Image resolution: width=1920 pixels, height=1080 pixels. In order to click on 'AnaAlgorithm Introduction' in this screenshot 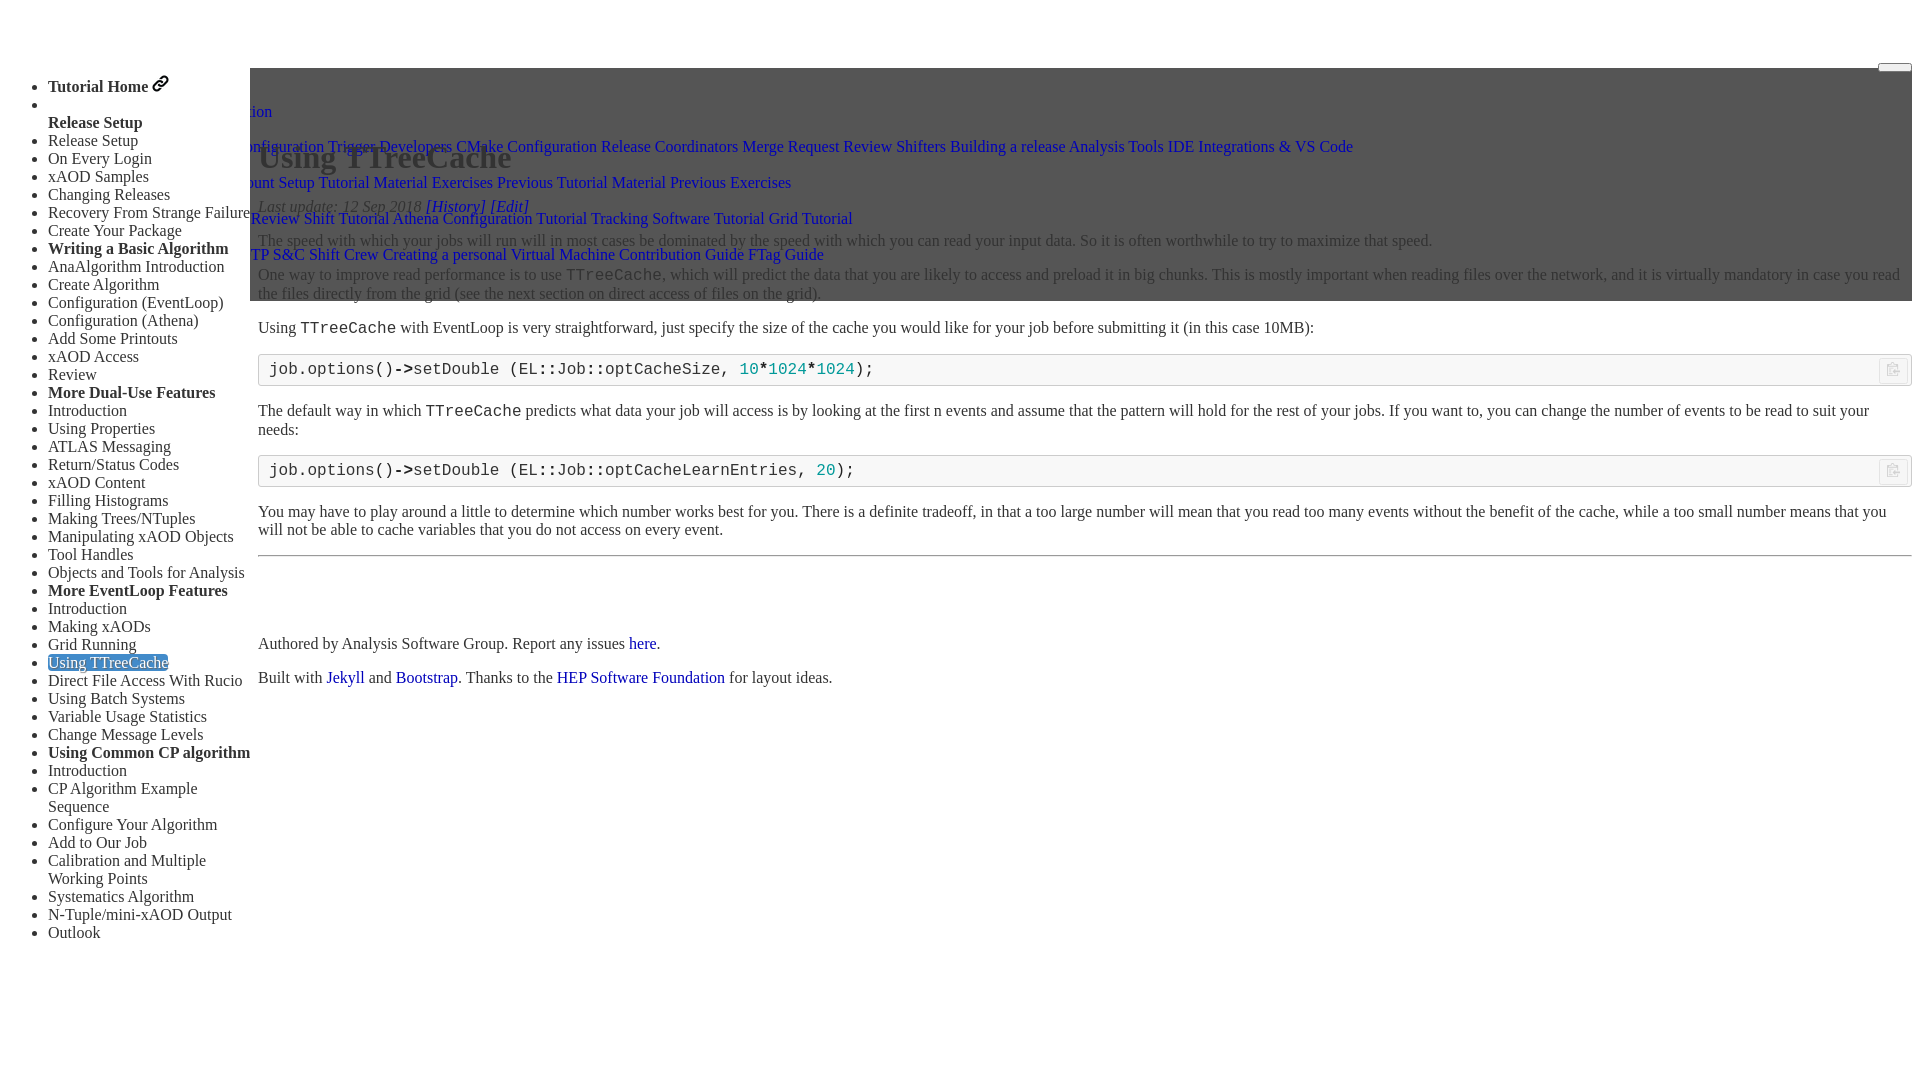, I will do `click(134, 265)`.